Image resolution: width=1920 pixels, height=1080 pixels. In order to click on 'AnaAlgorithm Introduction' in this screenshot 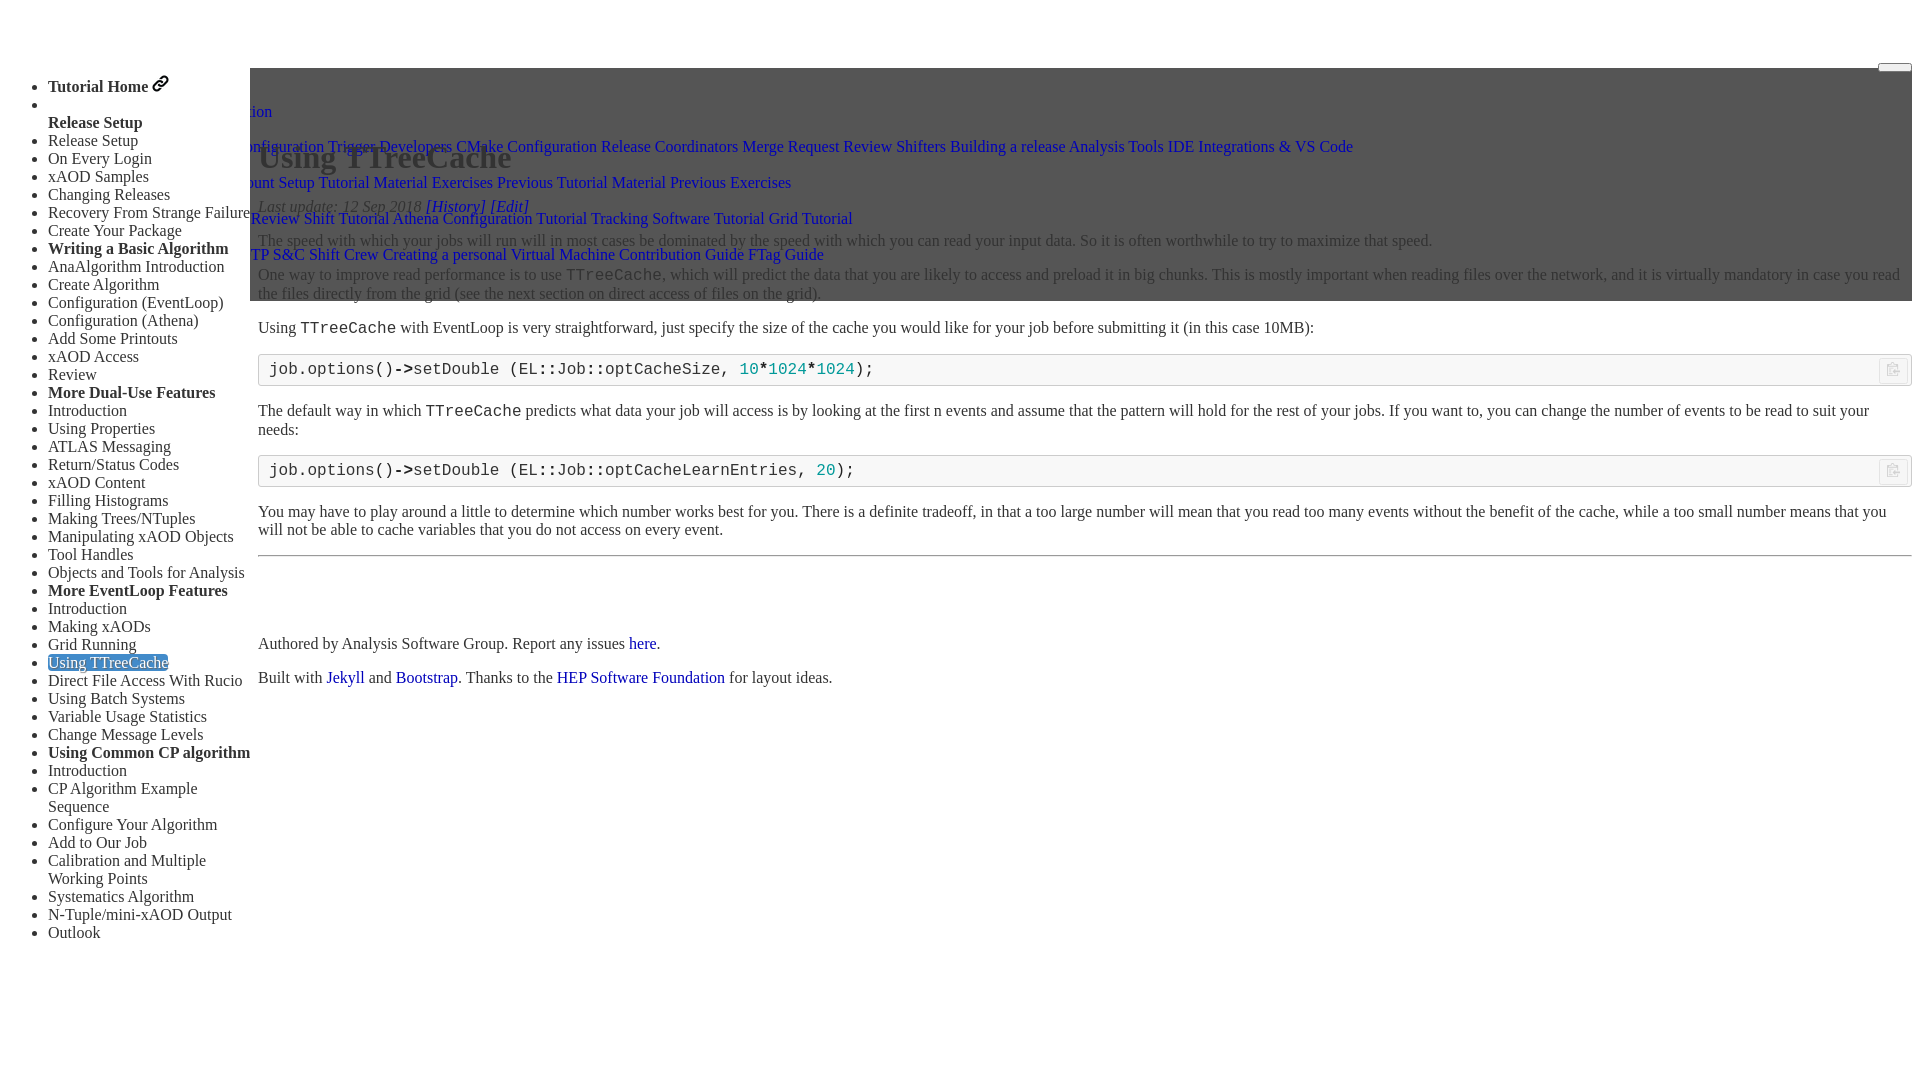, I will do `click(134, 265)`.